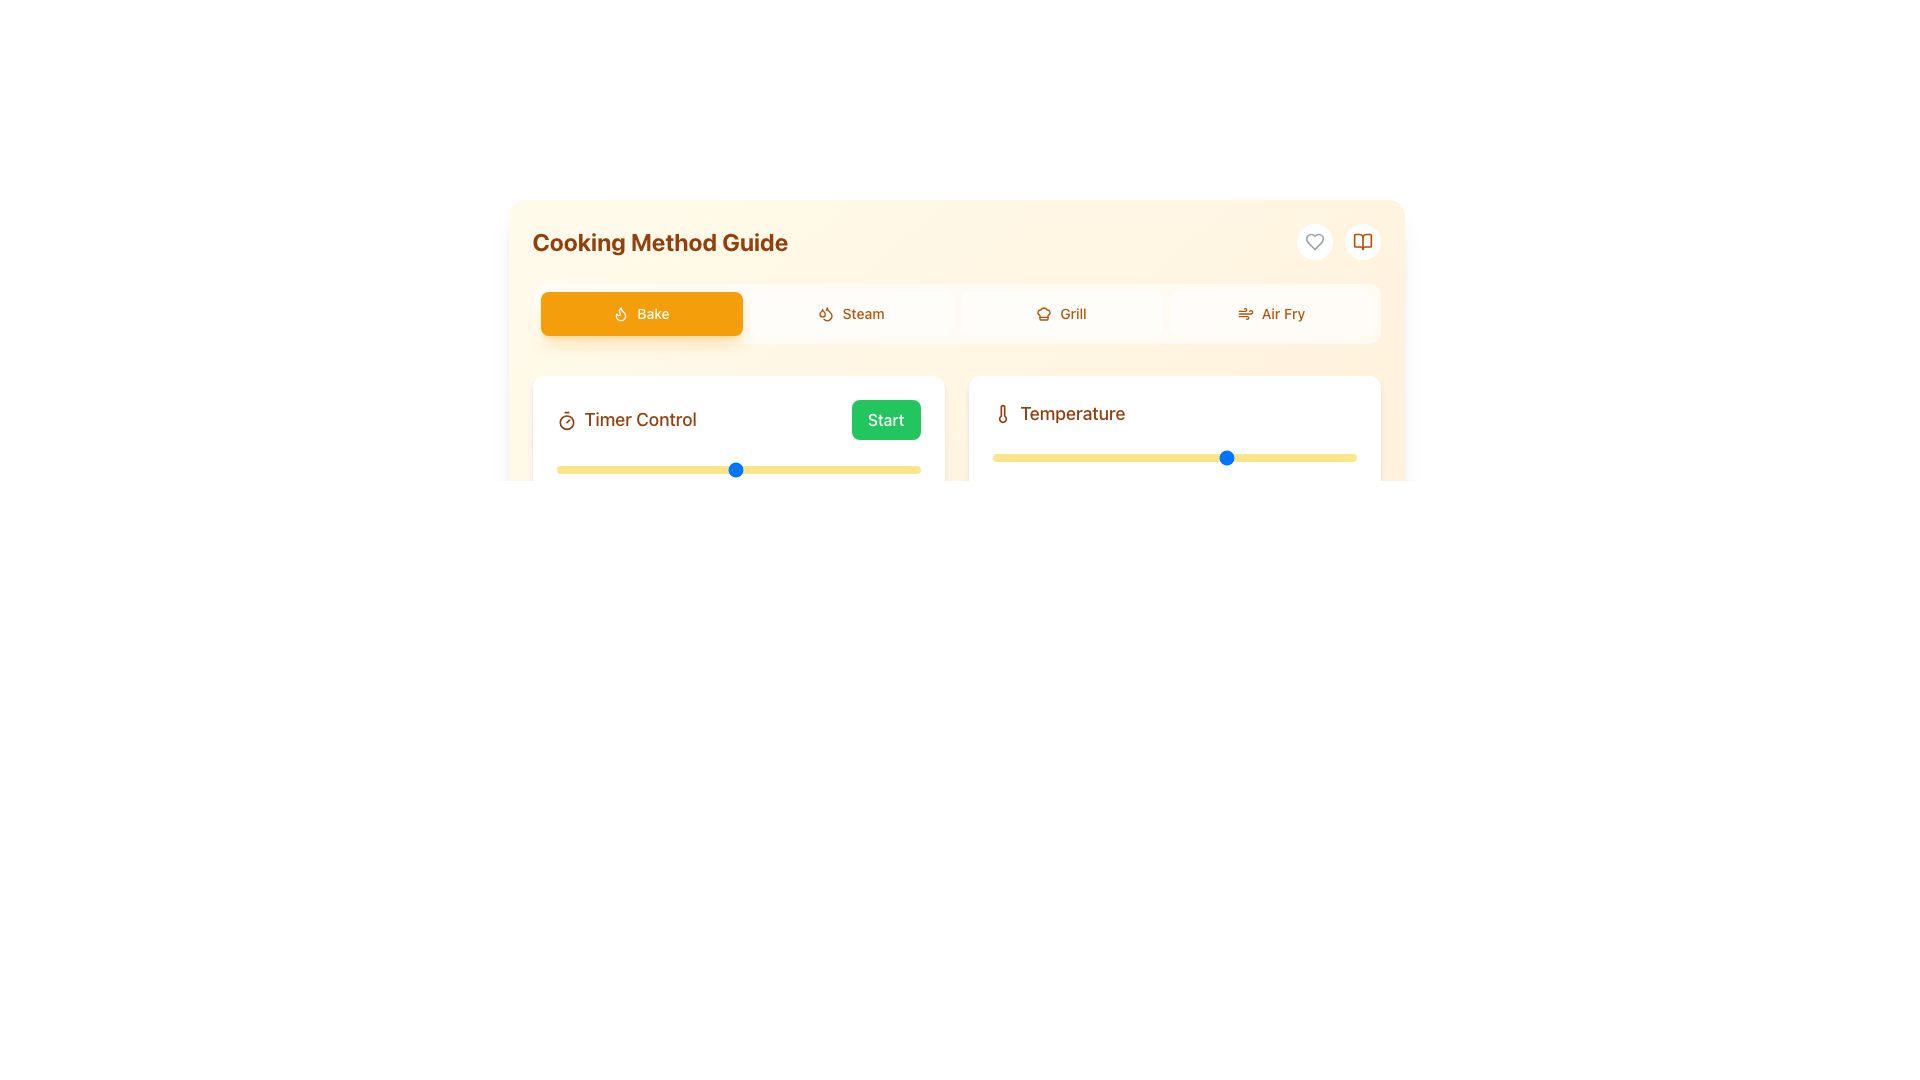  Describe the element at coordinates (1016, 458) in the screenshot. I see `the temperature slider` at that location.